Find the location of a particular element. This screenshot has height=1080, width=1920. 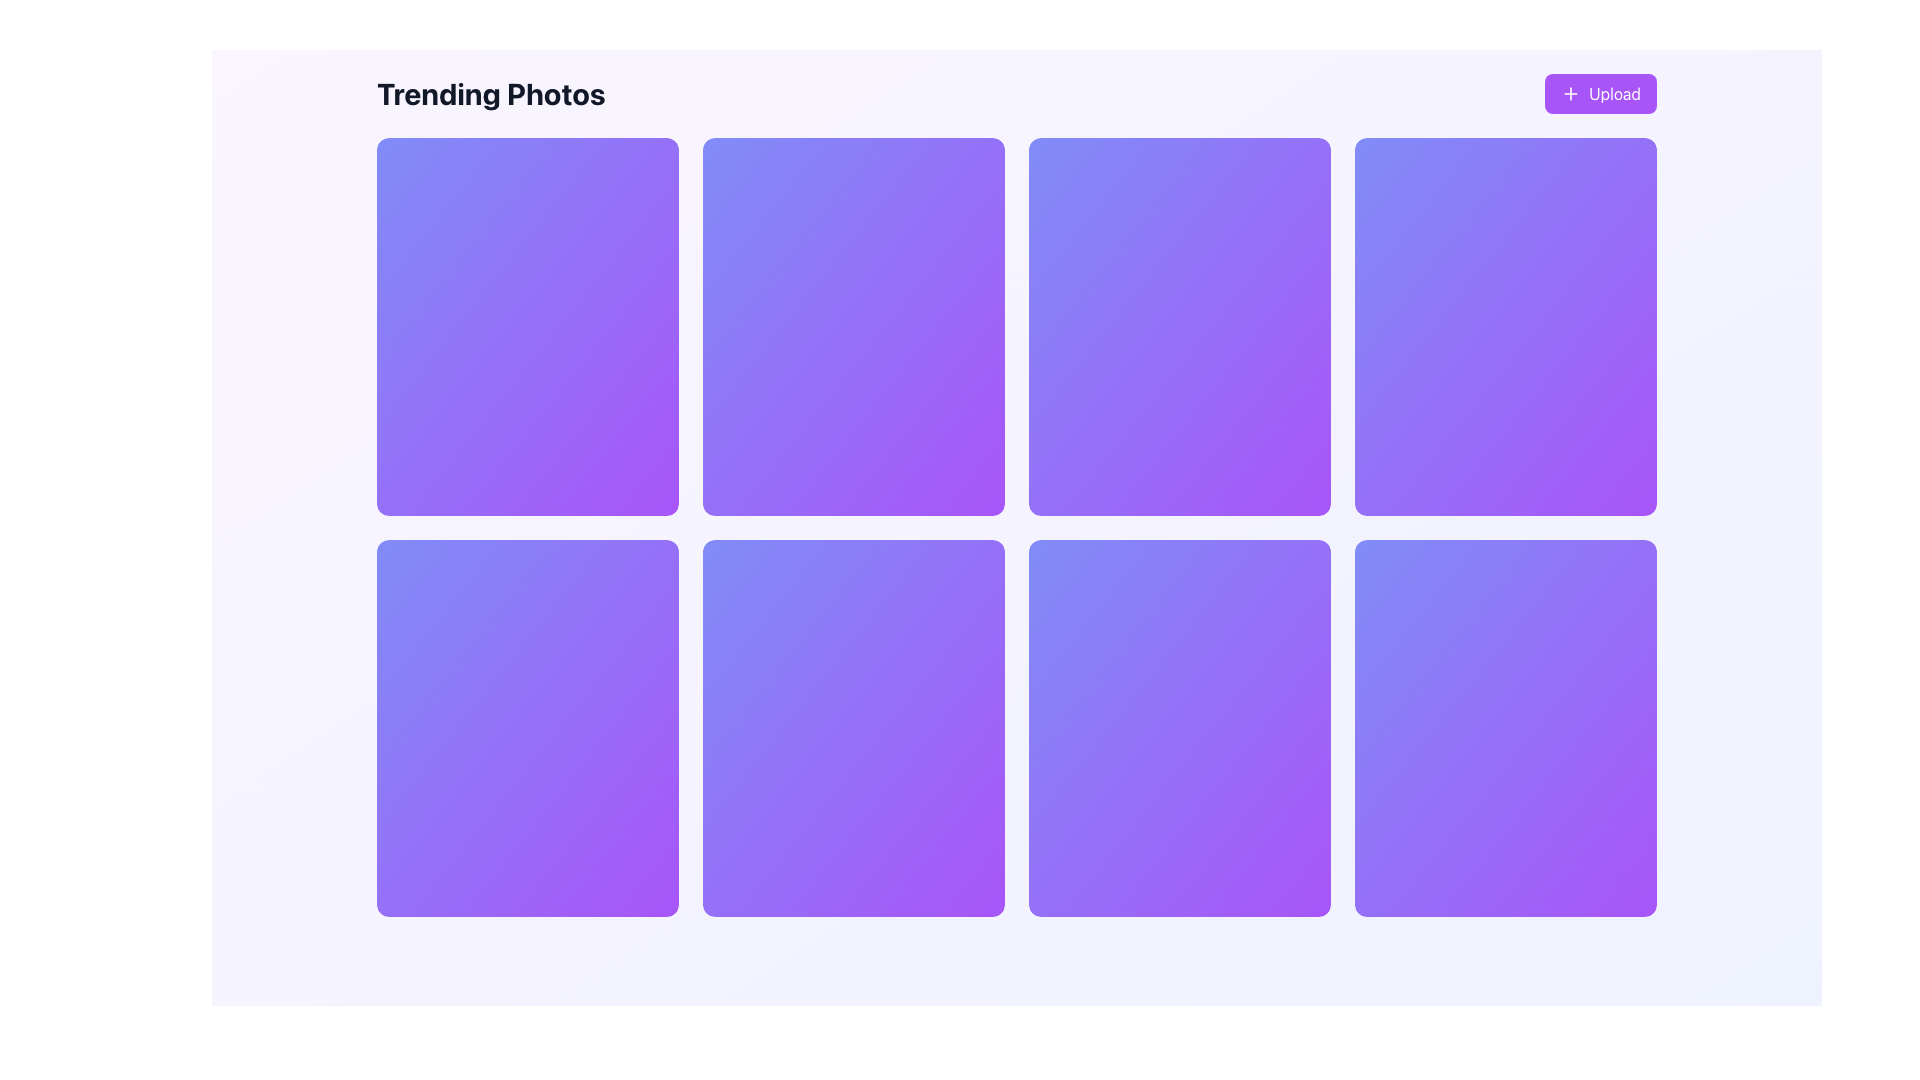

the Decorative SVG shape (circle) located within the fourth purple card from the left on the second row of the grid layout is located at coordinates (1299, 571).